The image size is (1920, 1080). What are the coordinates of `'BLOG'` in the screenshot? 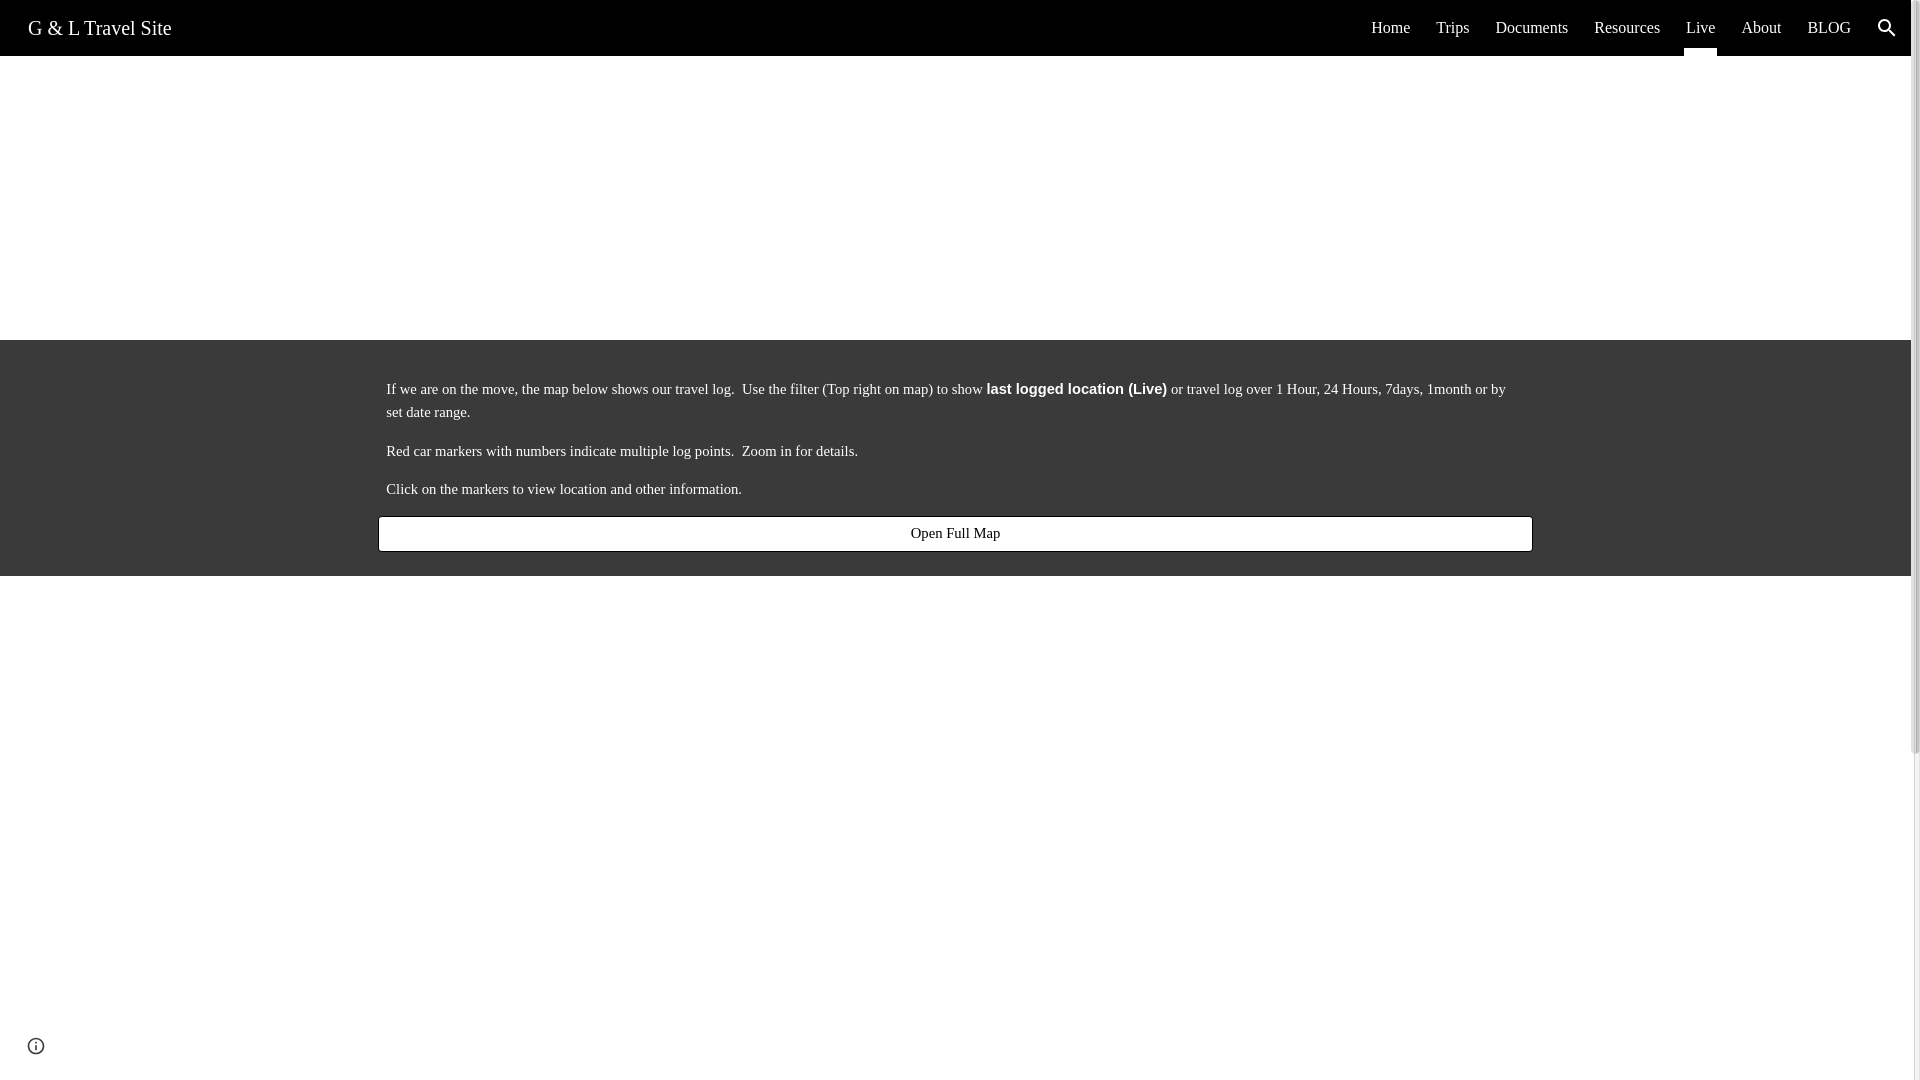 It's located at (1828, 27).